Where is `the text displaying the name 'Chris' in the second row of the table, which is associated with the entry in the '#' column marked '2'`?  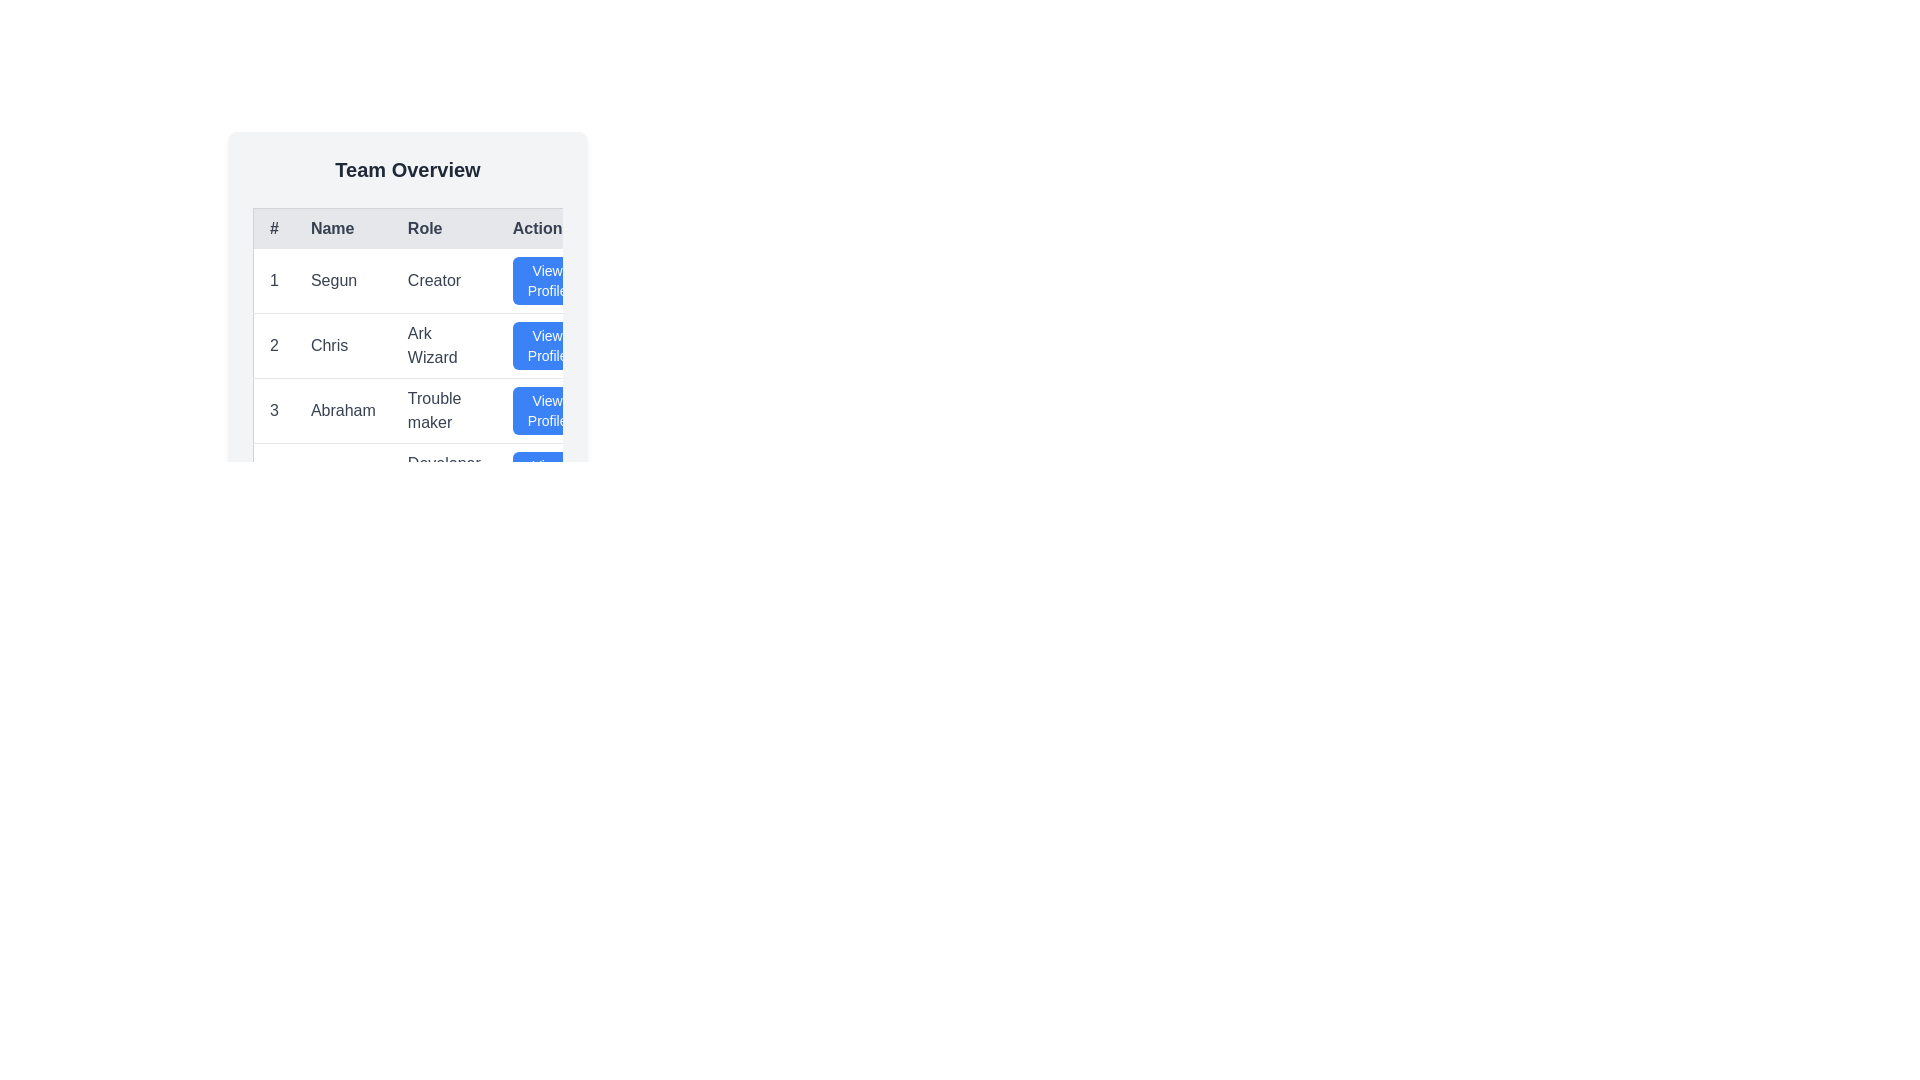 the text displaying the name 'Chris' in the second row of the table, which is associated with the entry in the '#' column marked '2' is located at coordinates (343, 345).